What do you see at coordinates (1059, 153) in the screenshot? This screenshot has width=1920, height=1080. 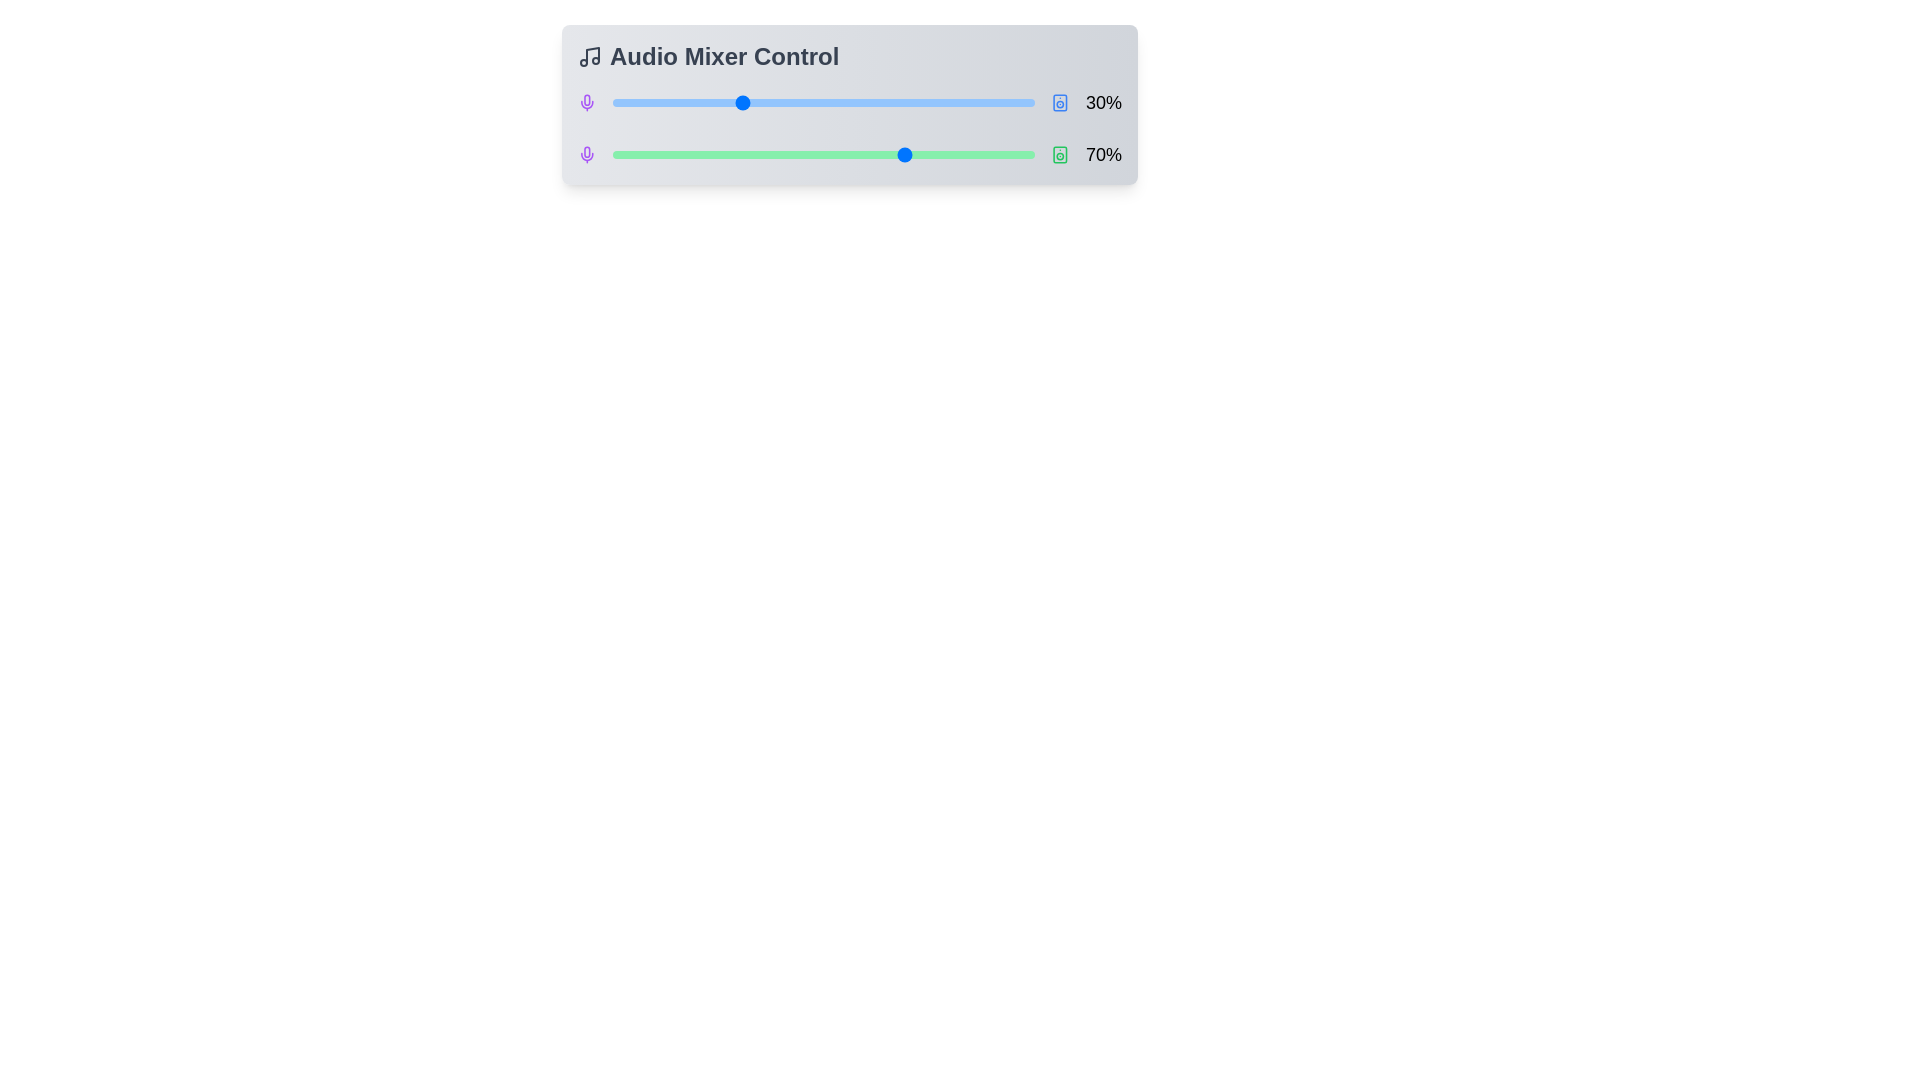 I see `the audio control icon, styled as a speaker, located to the immediate right of the number '70%' in the second horizontal row` at bounding box center [1059, 153].